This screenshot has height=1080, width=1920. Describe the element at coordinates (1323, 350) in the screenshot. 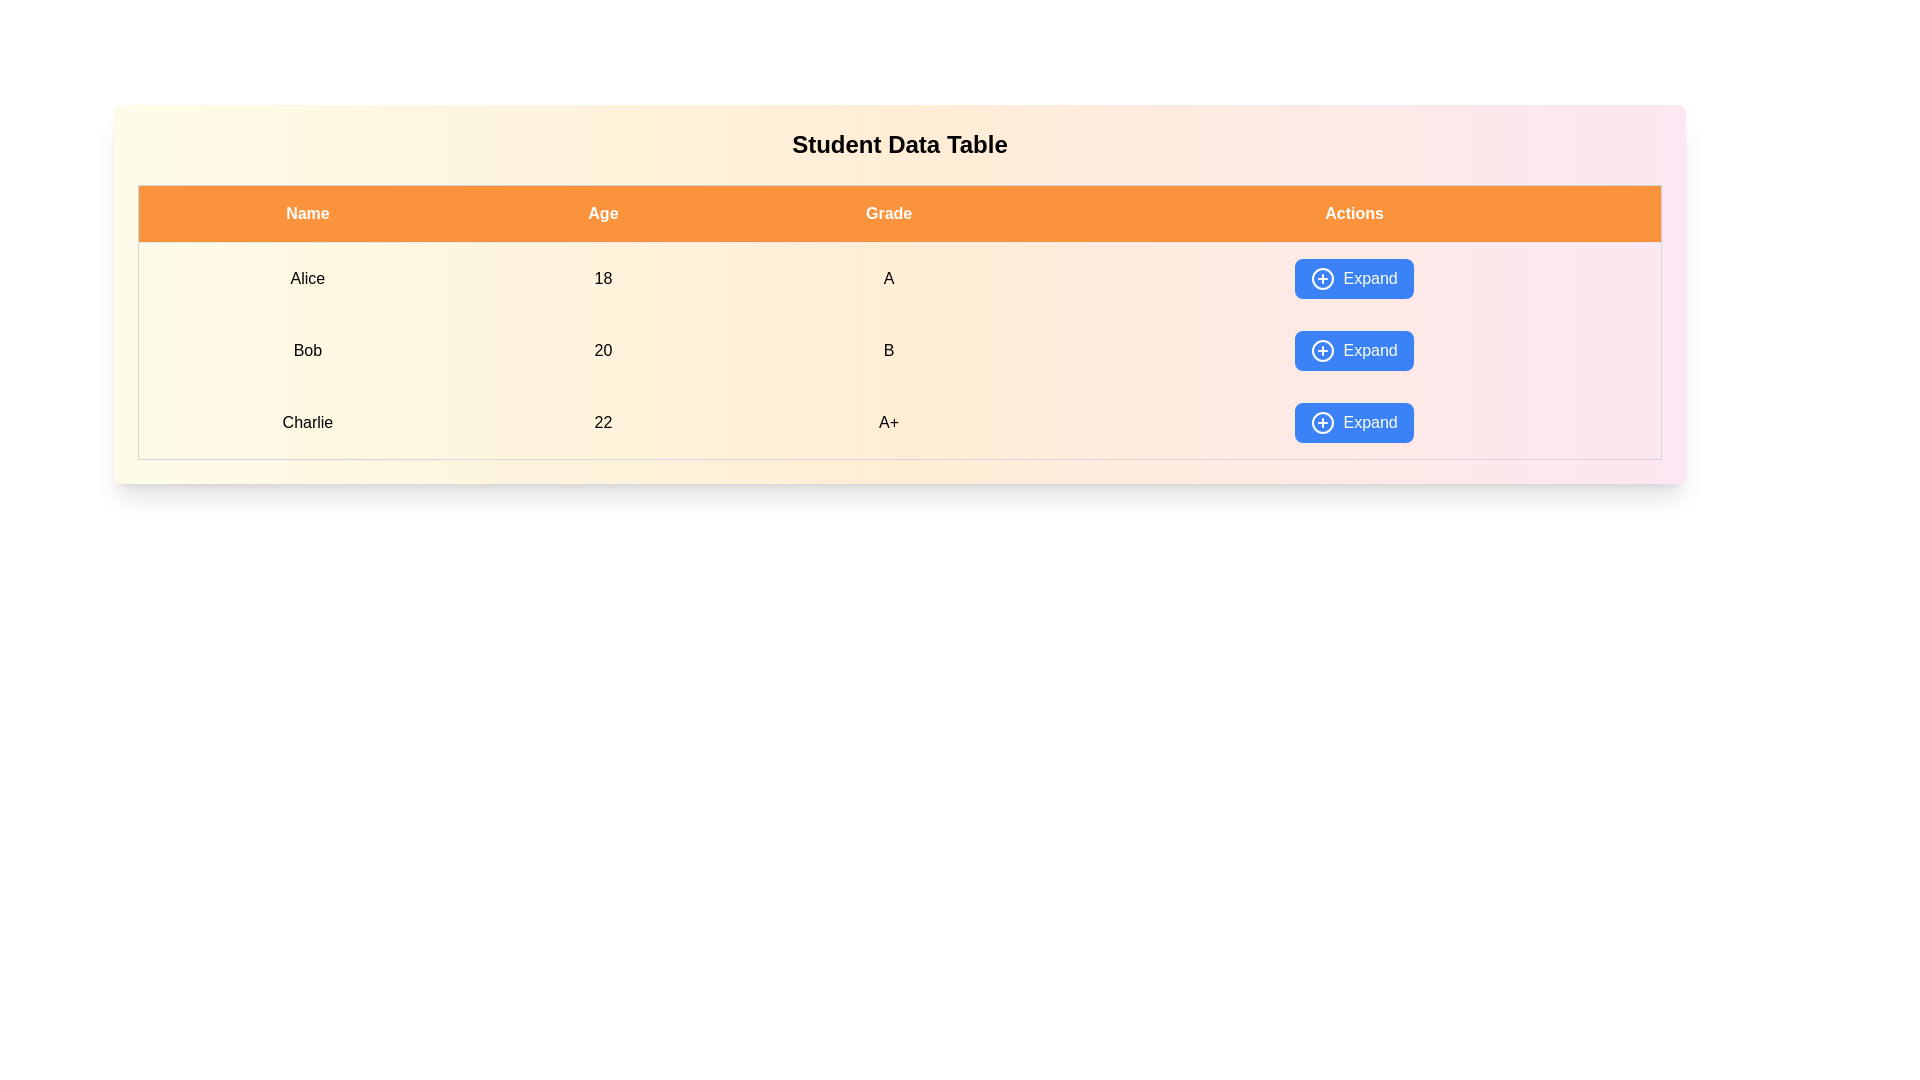

I see `the 'Expand' button containing the circular SVG graphic that serves as a visual indicator` at that location.